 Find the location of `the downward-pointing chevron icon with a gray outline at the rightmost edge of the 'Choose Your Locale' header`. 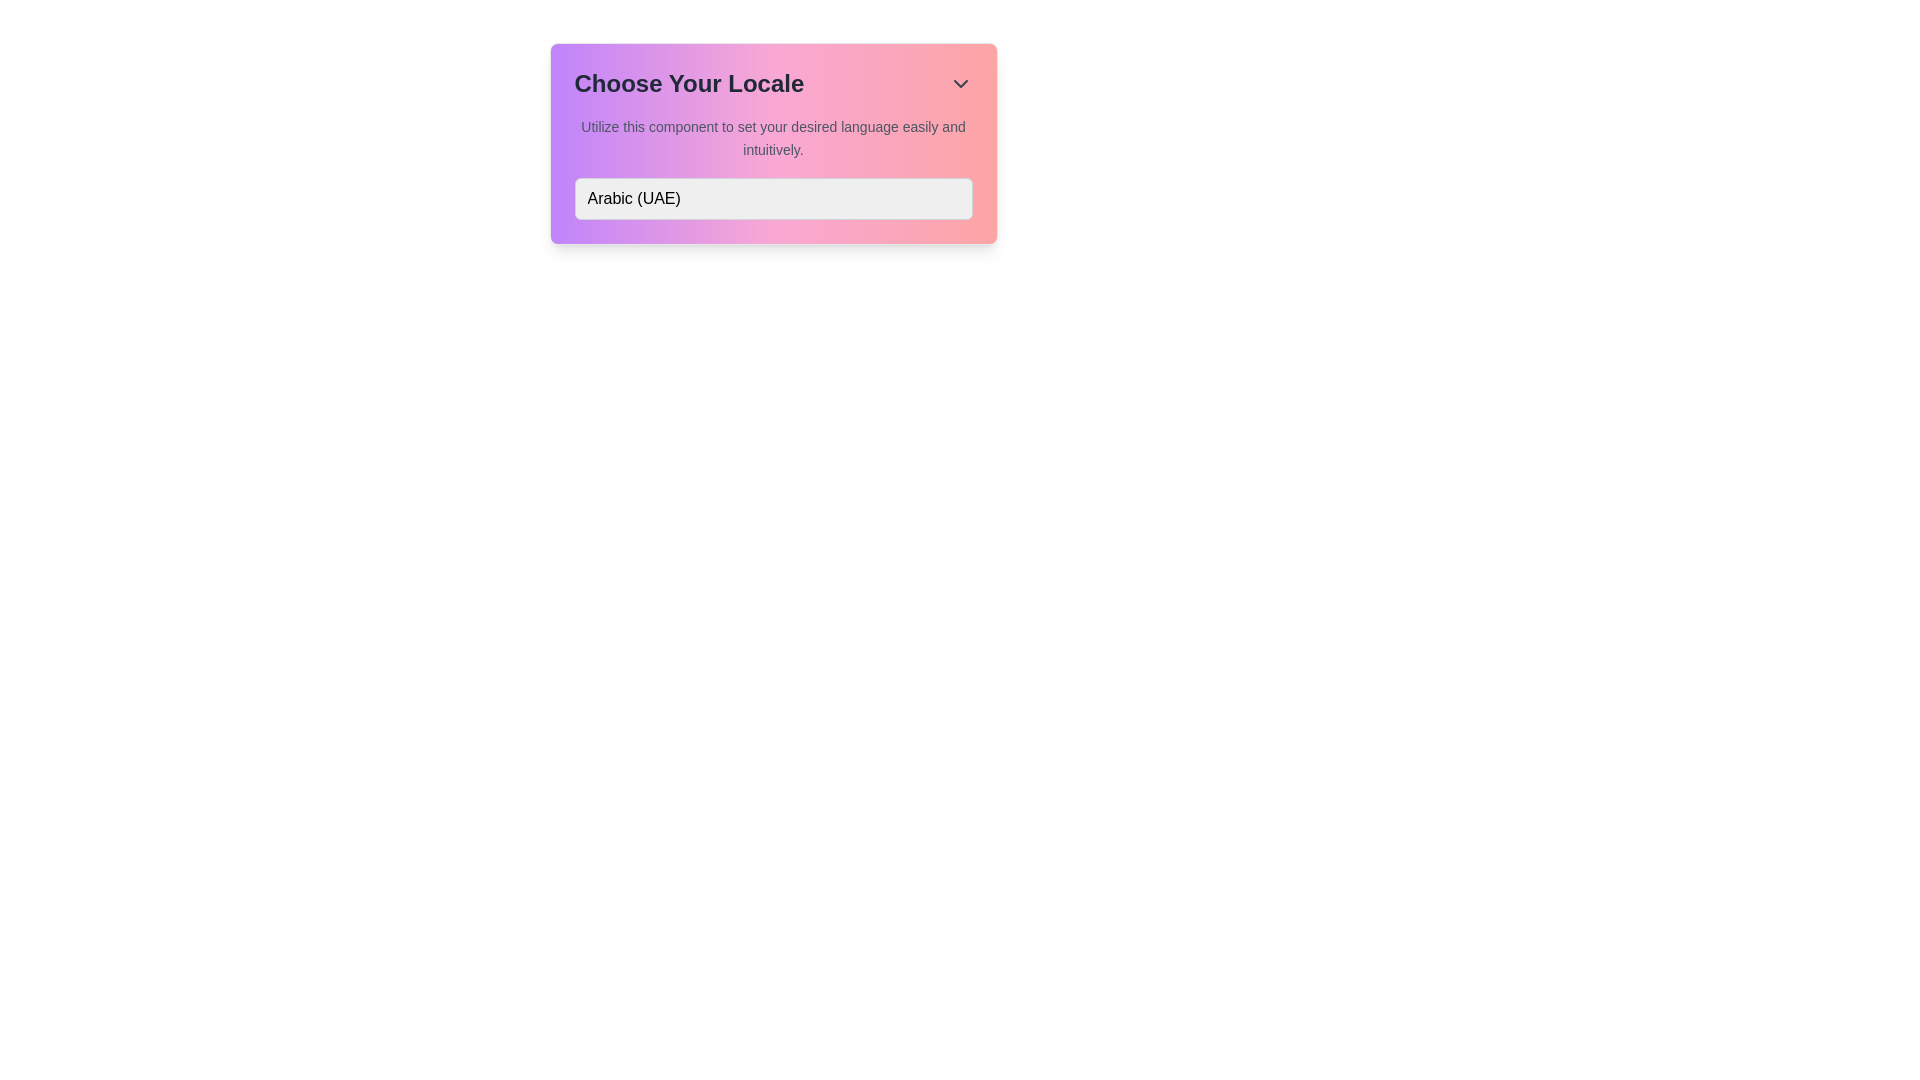

the downward-pointing chevron icon with a gray outline at the rightmost edge of the 'Choose Your Locale' header is located at coordinates (960, 83).